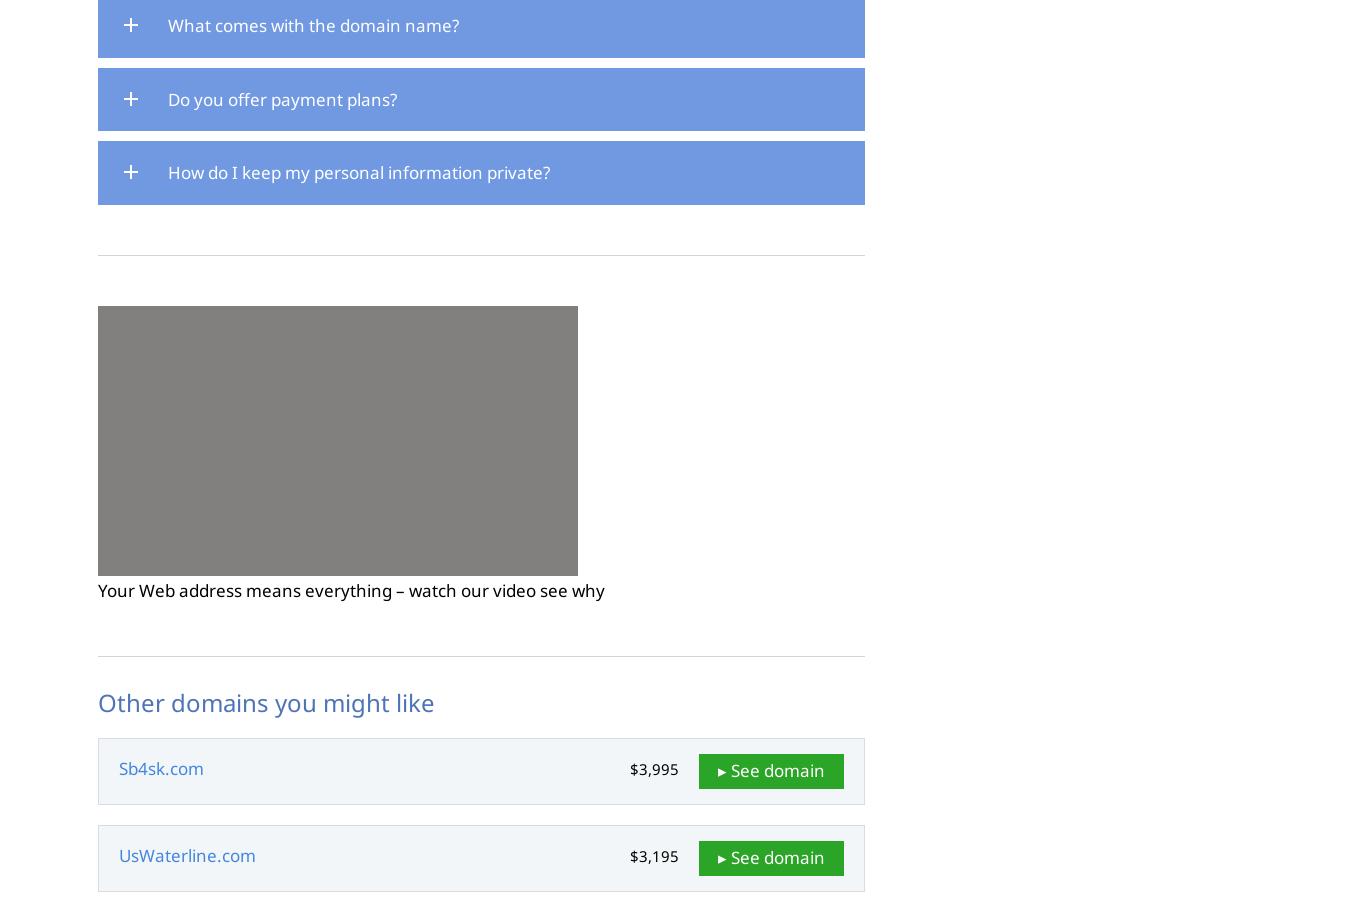 The image size is (1366, 903). What do you see at coordinates (653, 768) in the screenshot?
I see `'$3,995'` at bounding box center [653, 768].